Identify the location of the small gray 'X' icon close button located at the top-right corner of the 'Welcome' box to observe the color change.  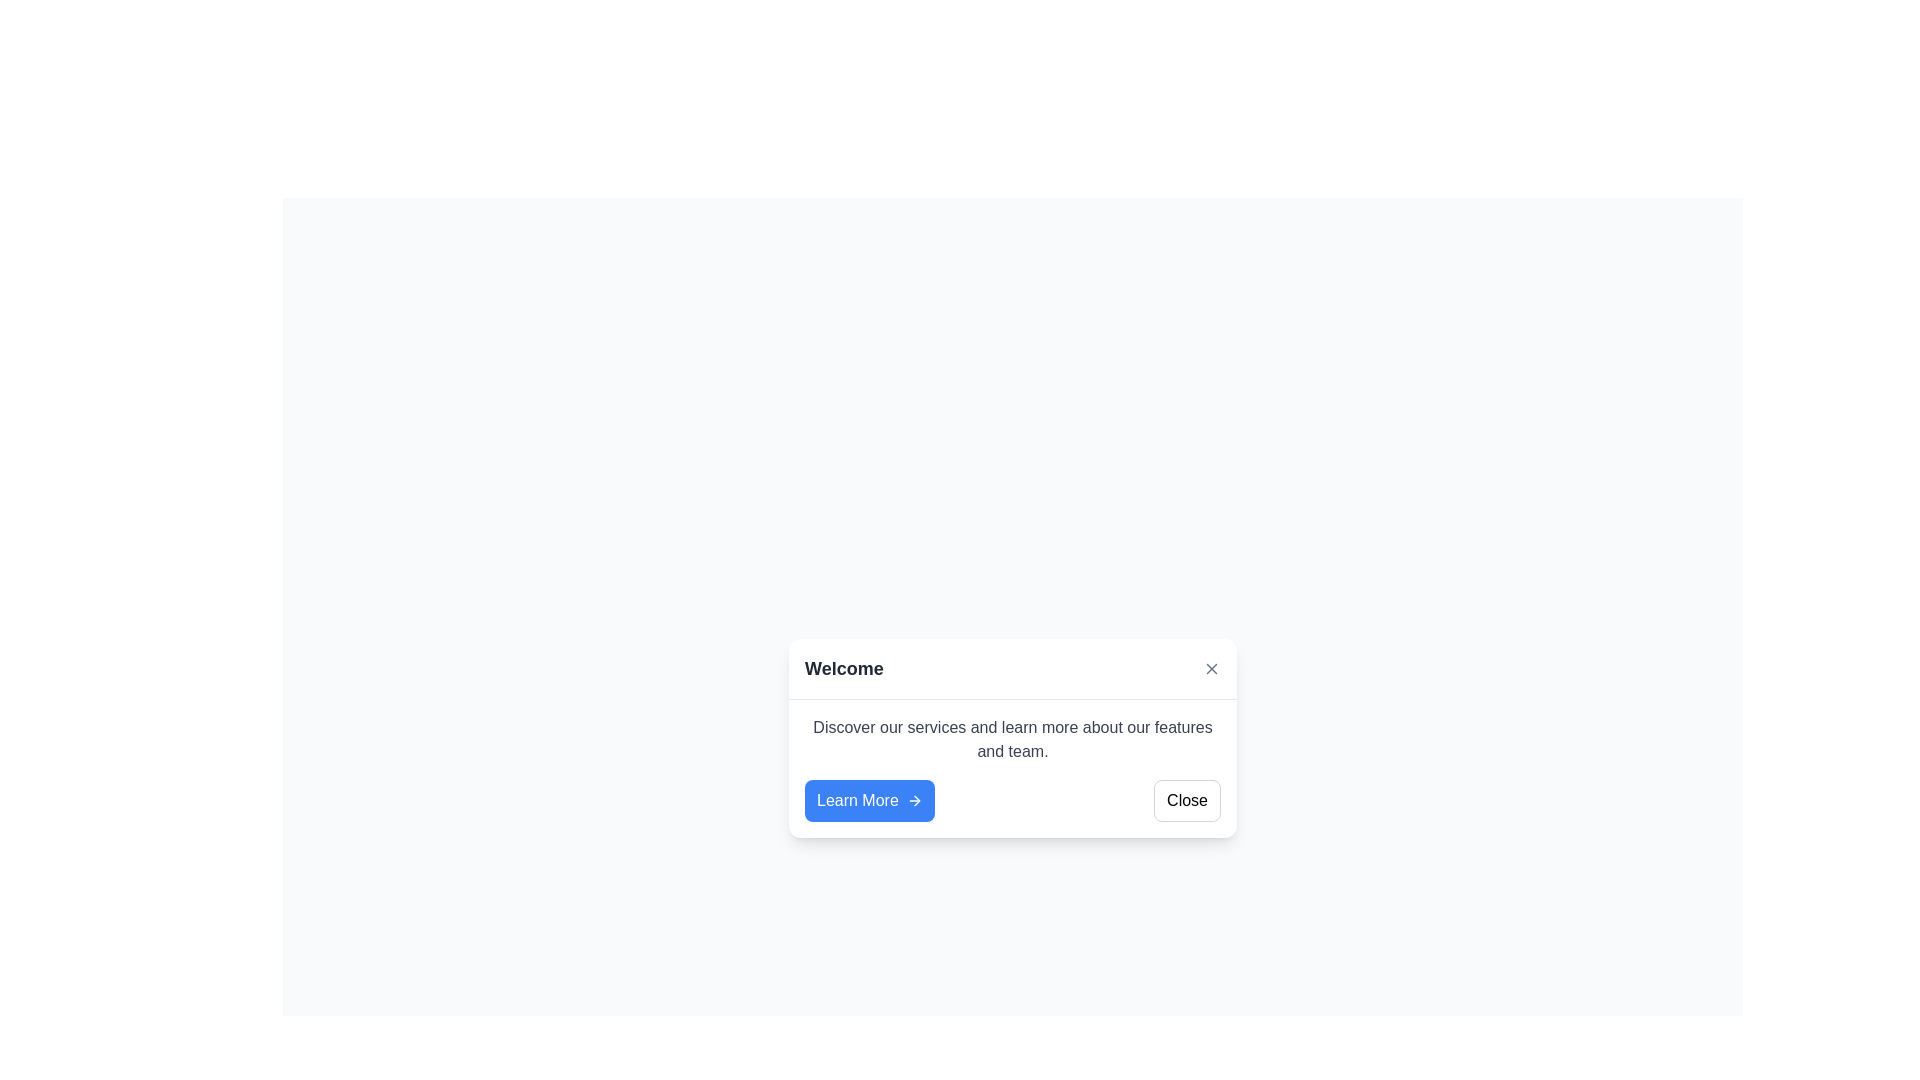
(1210, 667).